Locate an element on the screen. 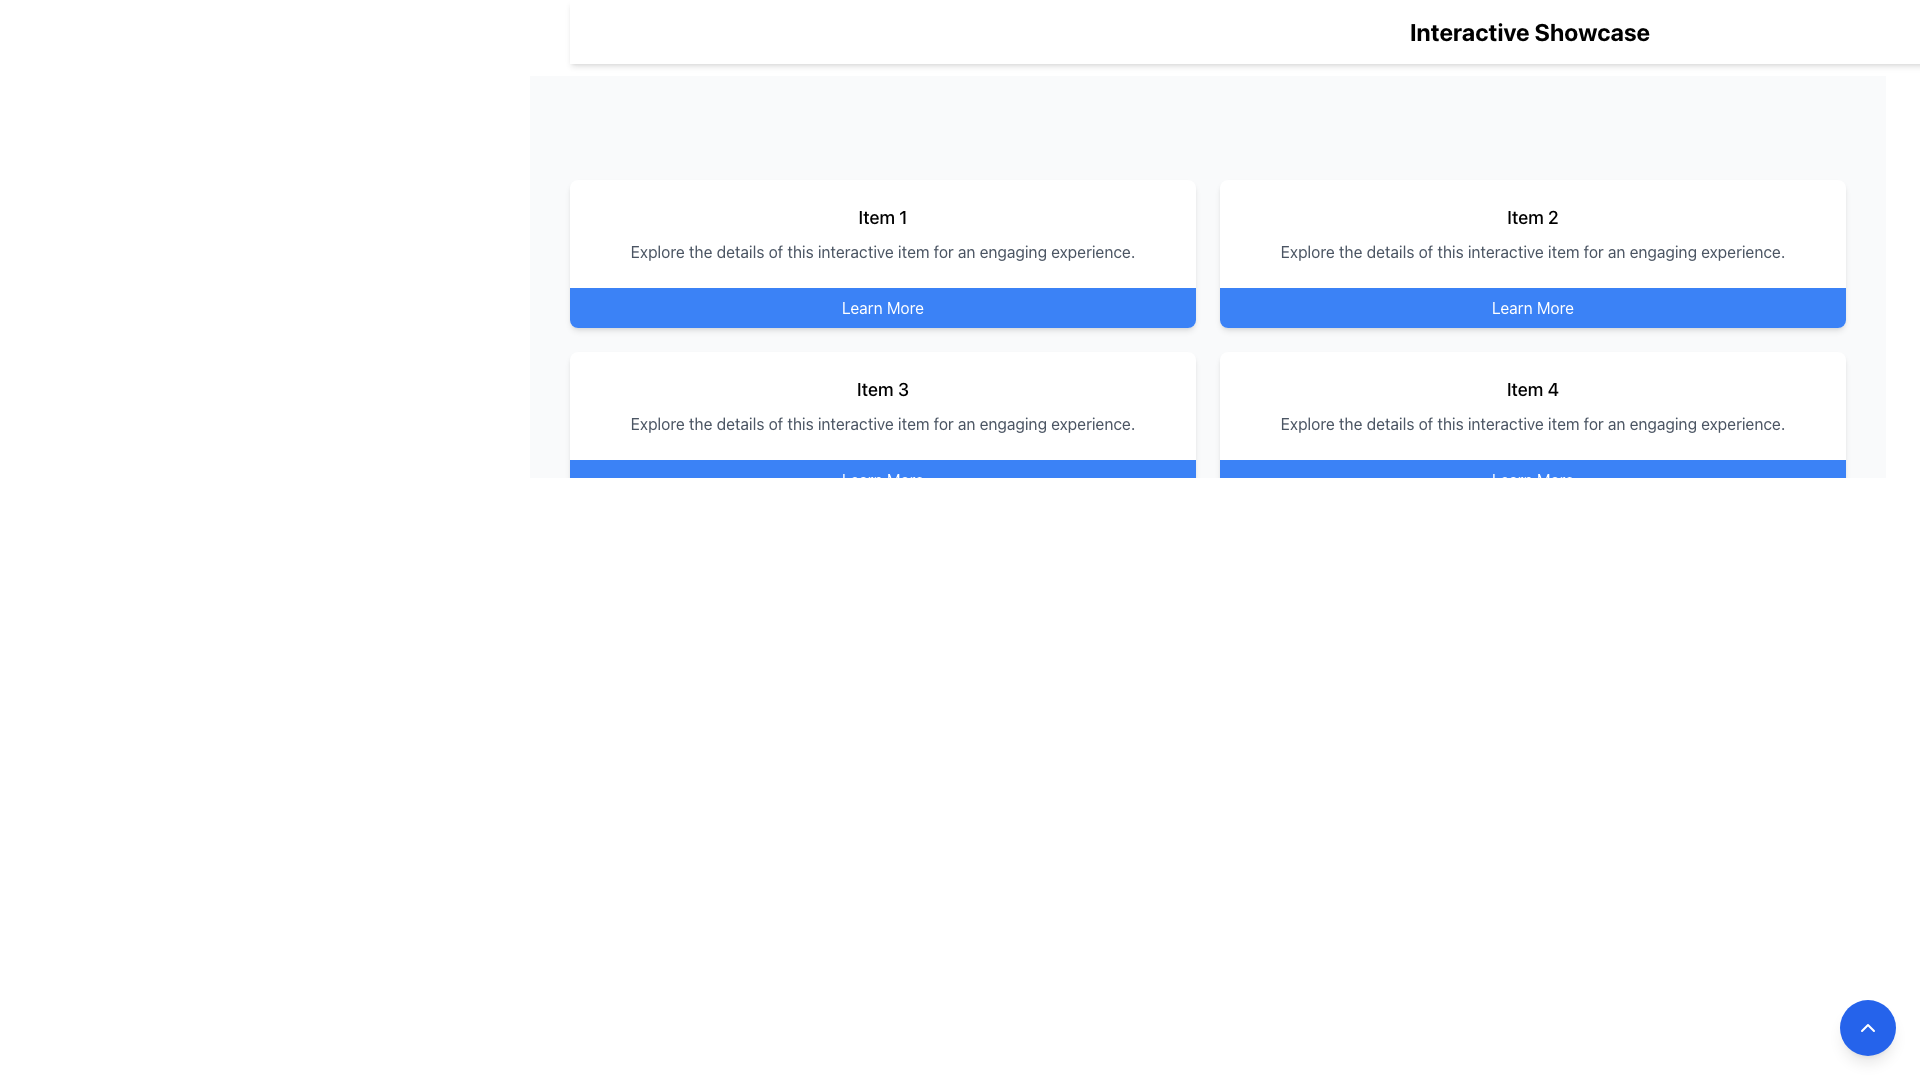  the text label styled in a smaller, gray font located beneath the heading 'Item 4' in the card layout is located at coordinates (1531, 423).